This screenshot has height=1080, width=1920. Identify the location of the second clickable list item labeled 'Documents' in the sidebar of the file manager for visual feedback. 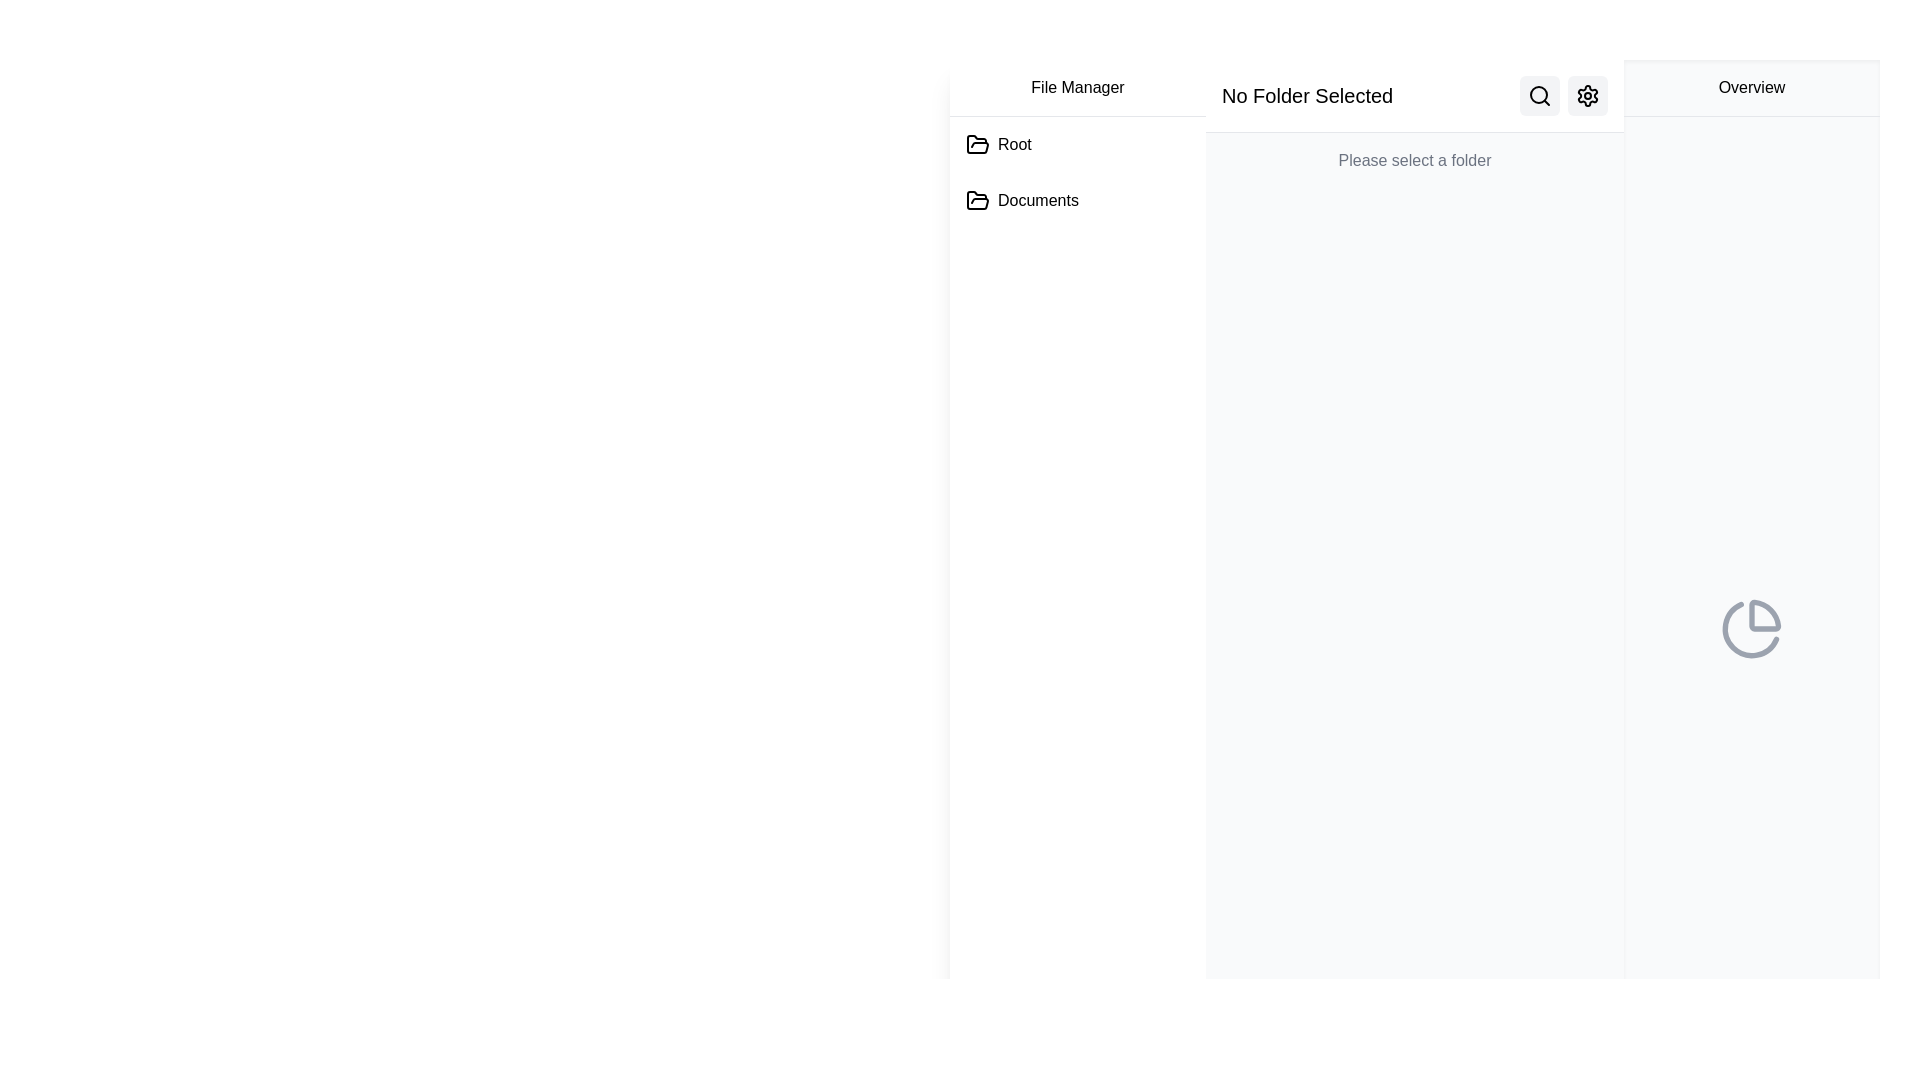
(1022, 200).